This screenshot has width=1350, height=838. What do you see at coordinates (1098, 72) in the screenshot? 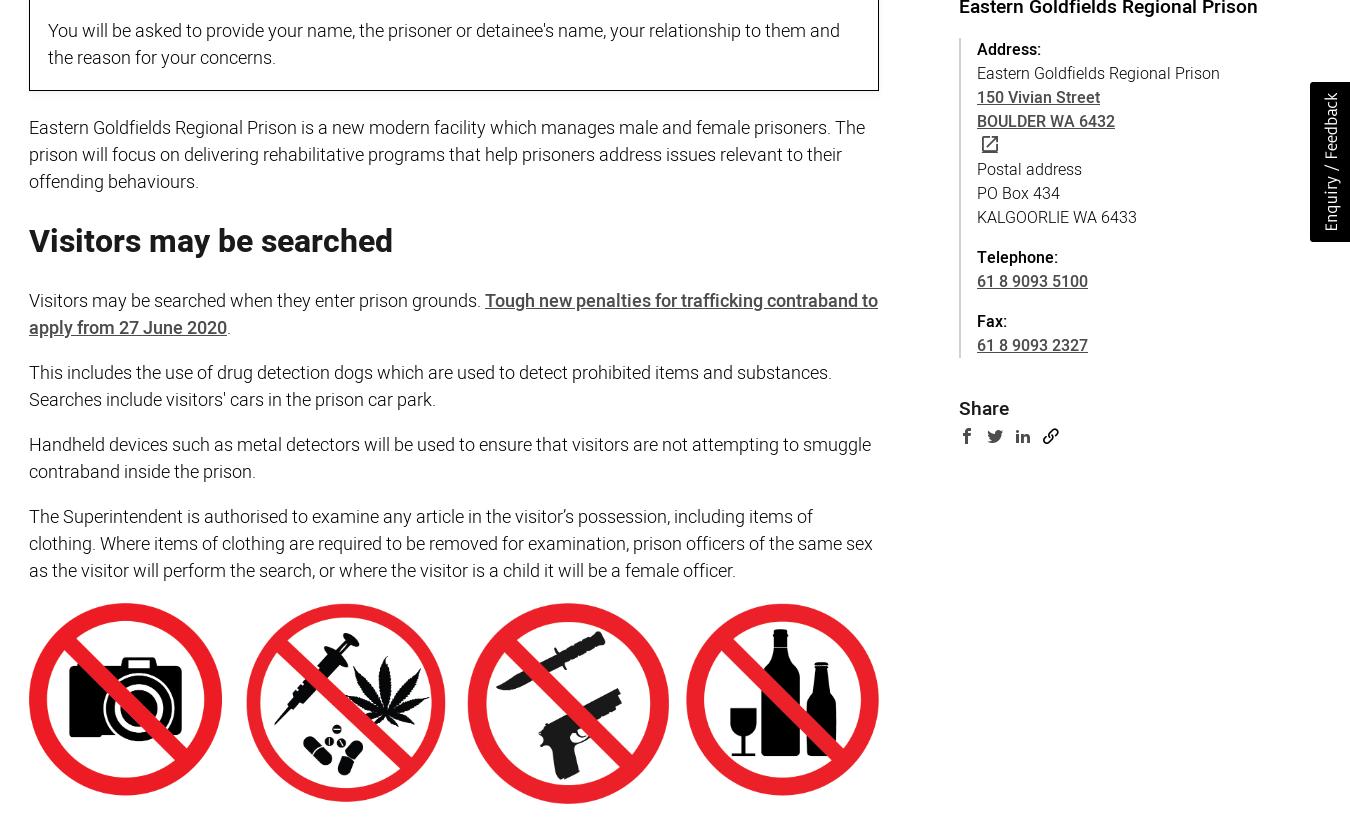
I see `'Eastern Goldfields Regional Prison'` at bounding box center [1098, 72].